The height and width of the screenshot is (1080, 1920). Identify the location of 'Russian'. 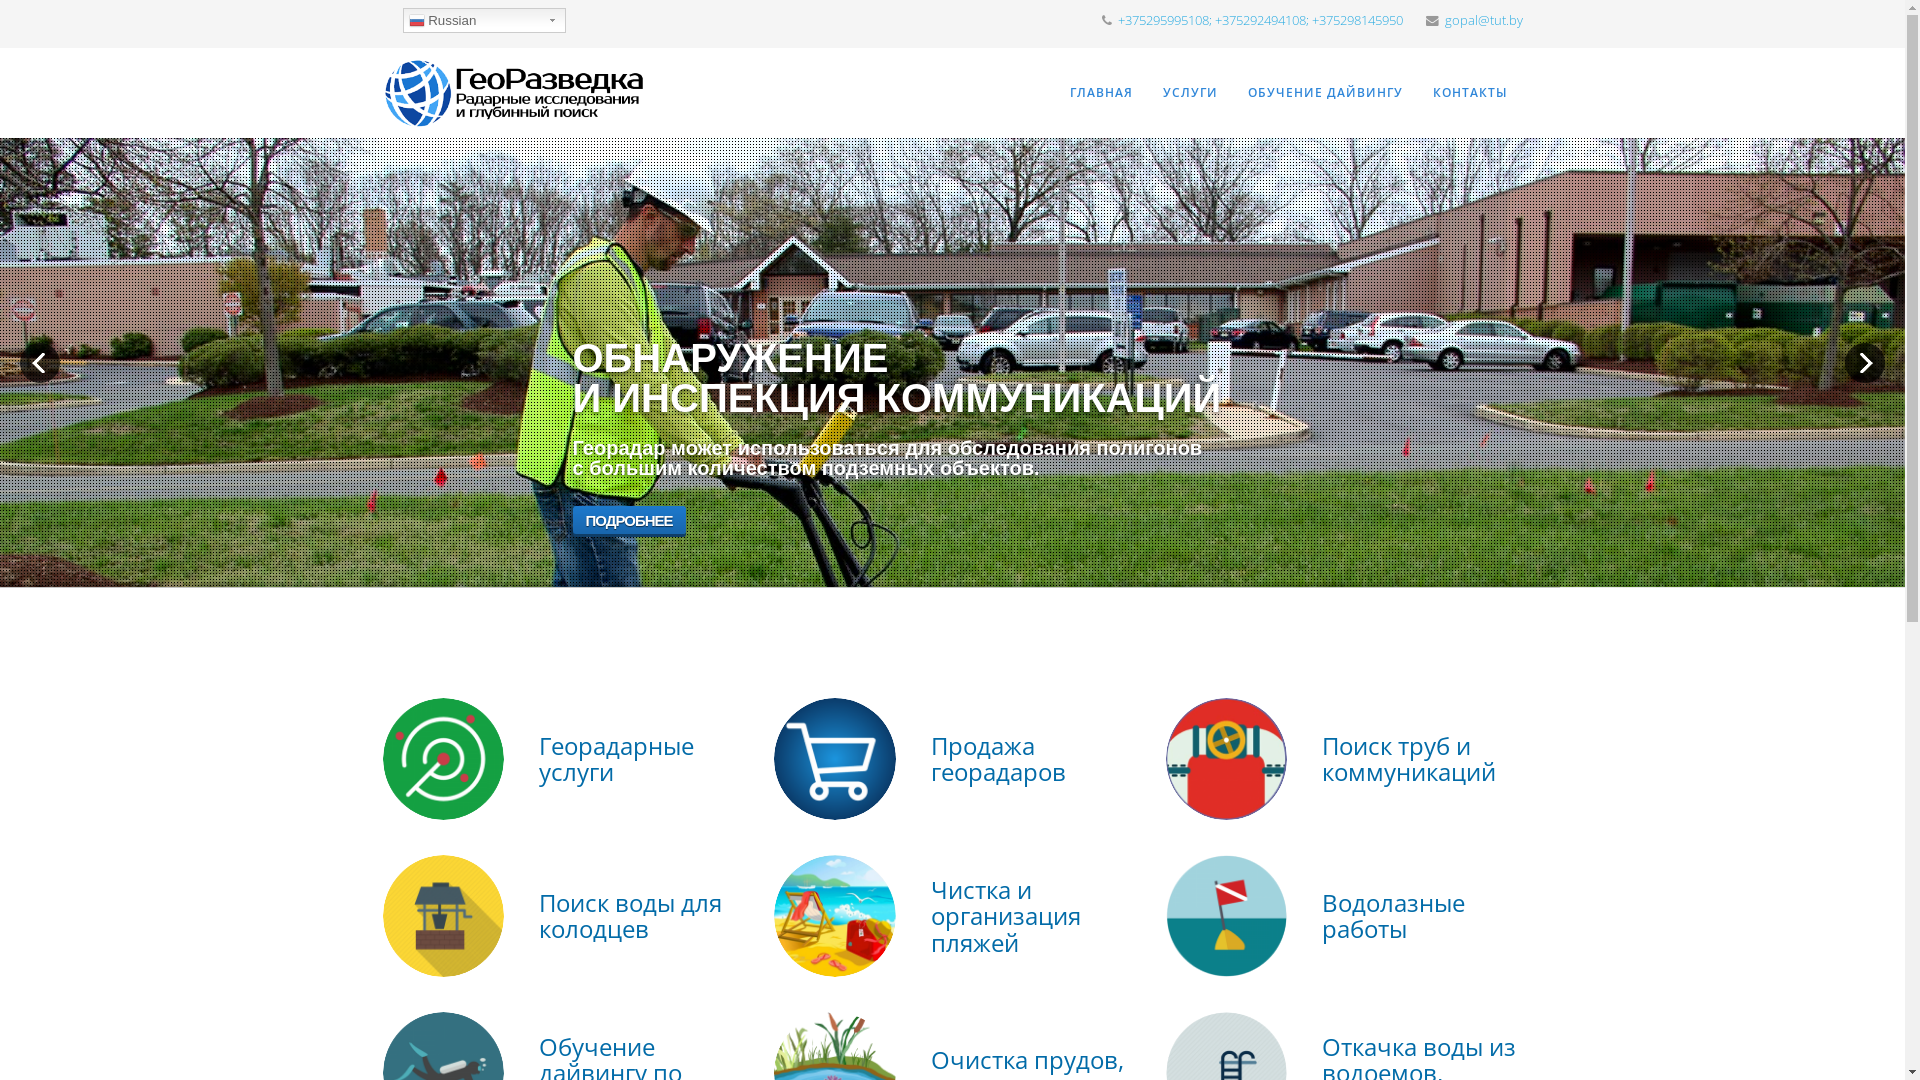
(483, 20).